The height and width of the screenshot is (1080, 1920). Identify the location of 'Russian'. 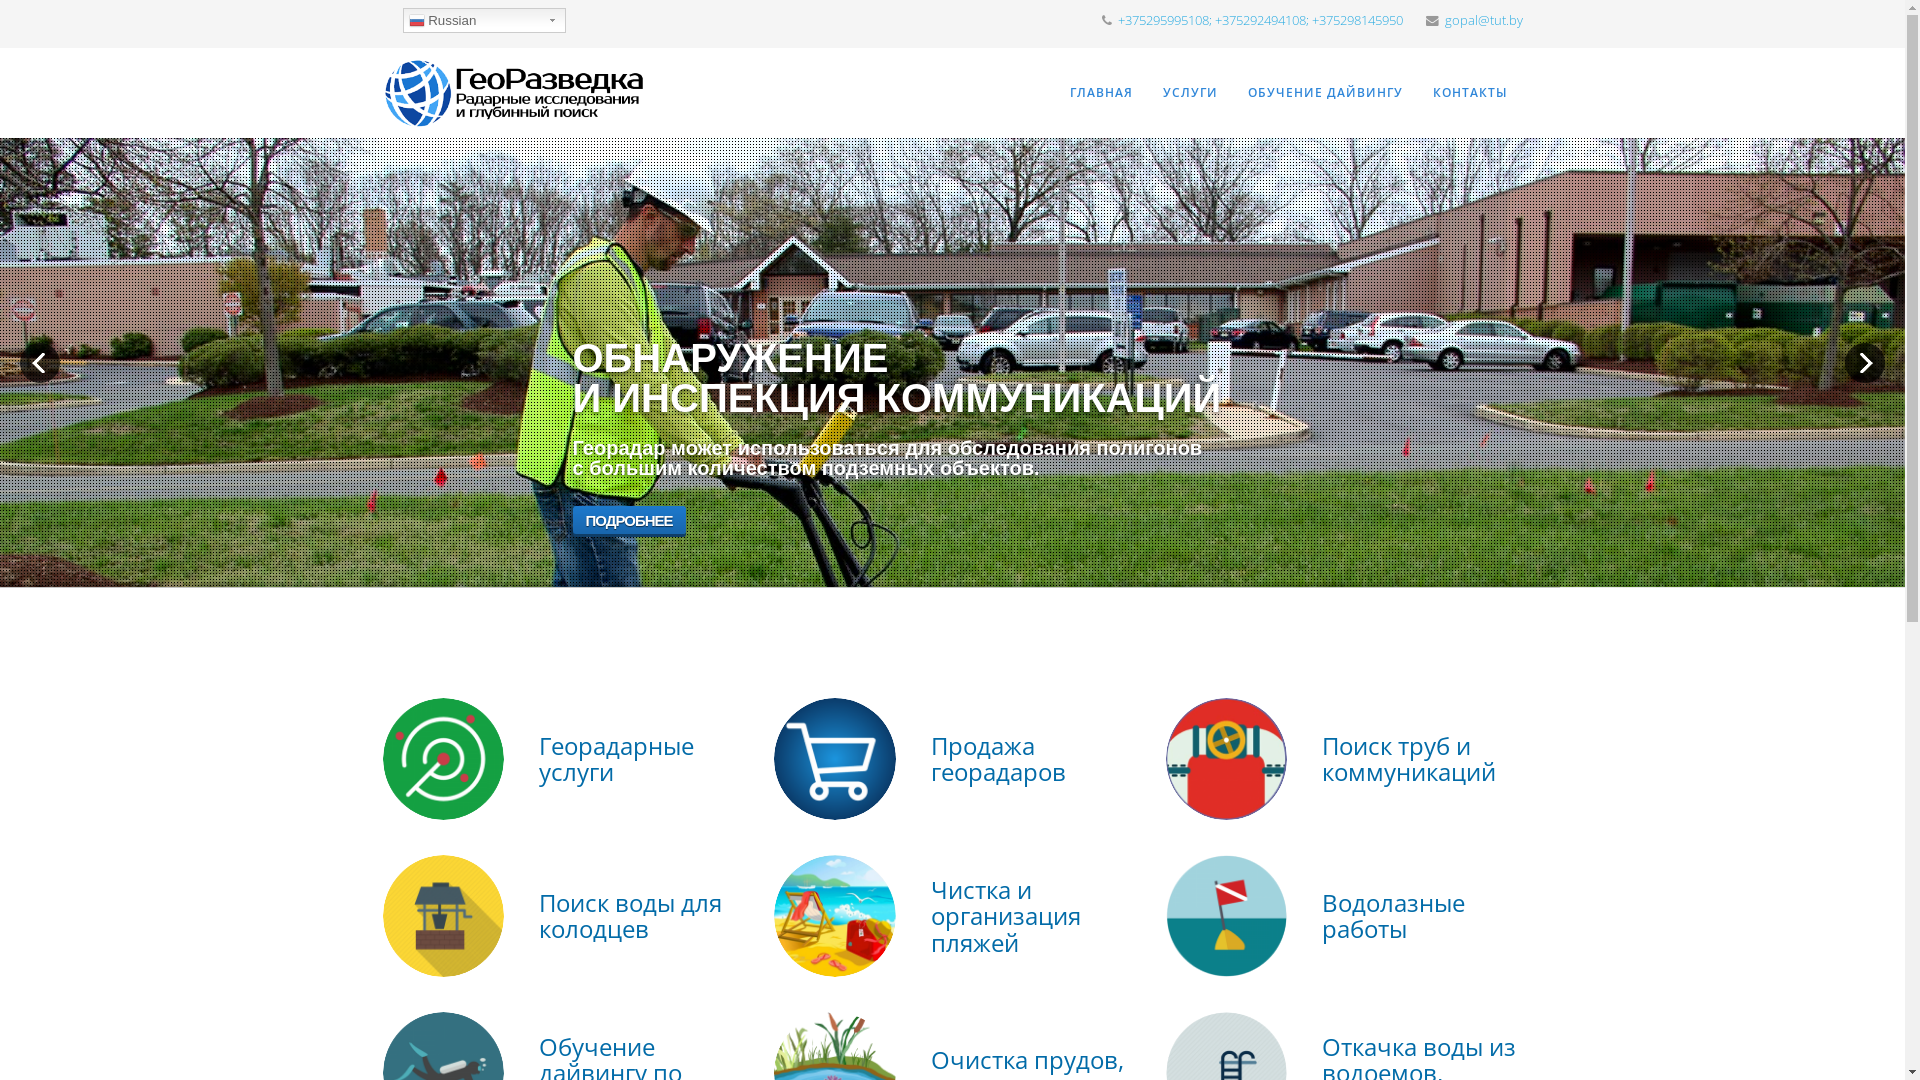
(483, 20).